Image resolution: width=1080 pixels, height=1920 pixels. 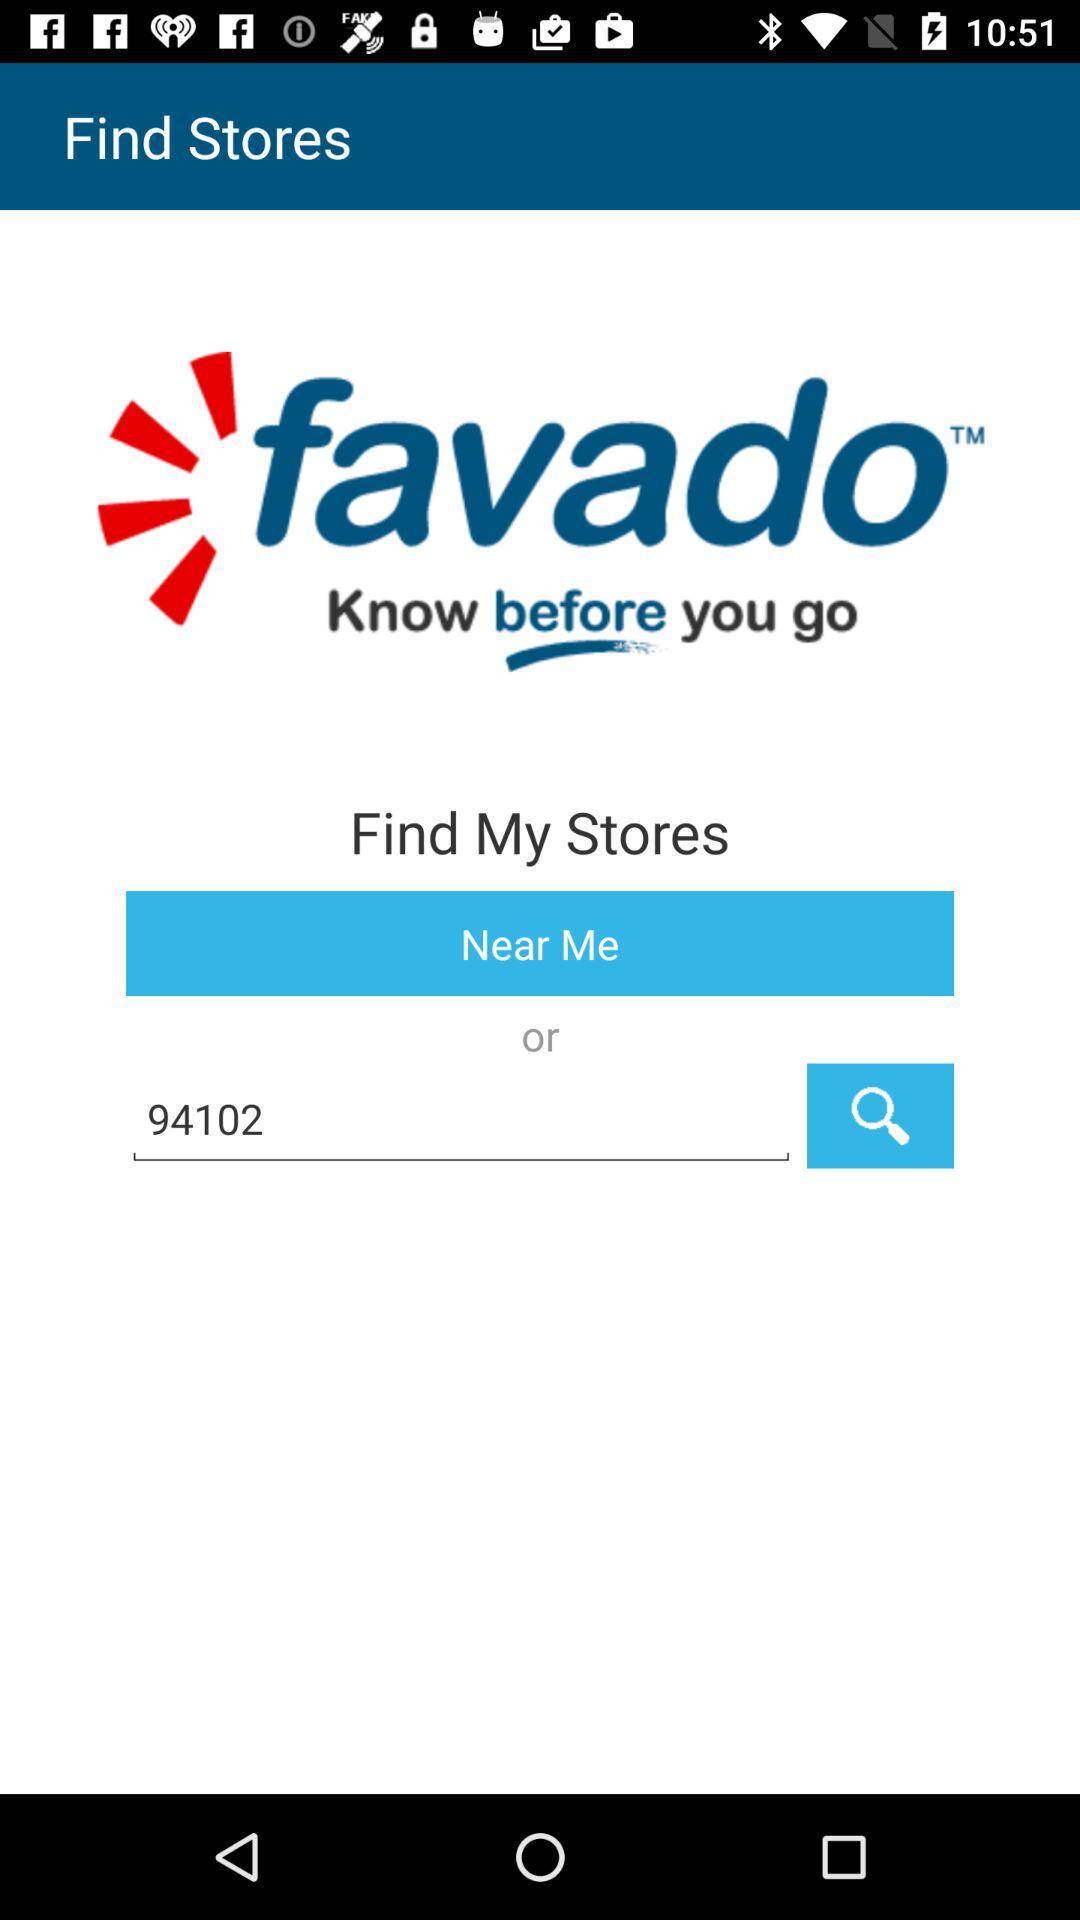 What do you see at coordinates (879, 1115) in the screenshot?
I see `confirm search` at bounding box center [879, 1115].